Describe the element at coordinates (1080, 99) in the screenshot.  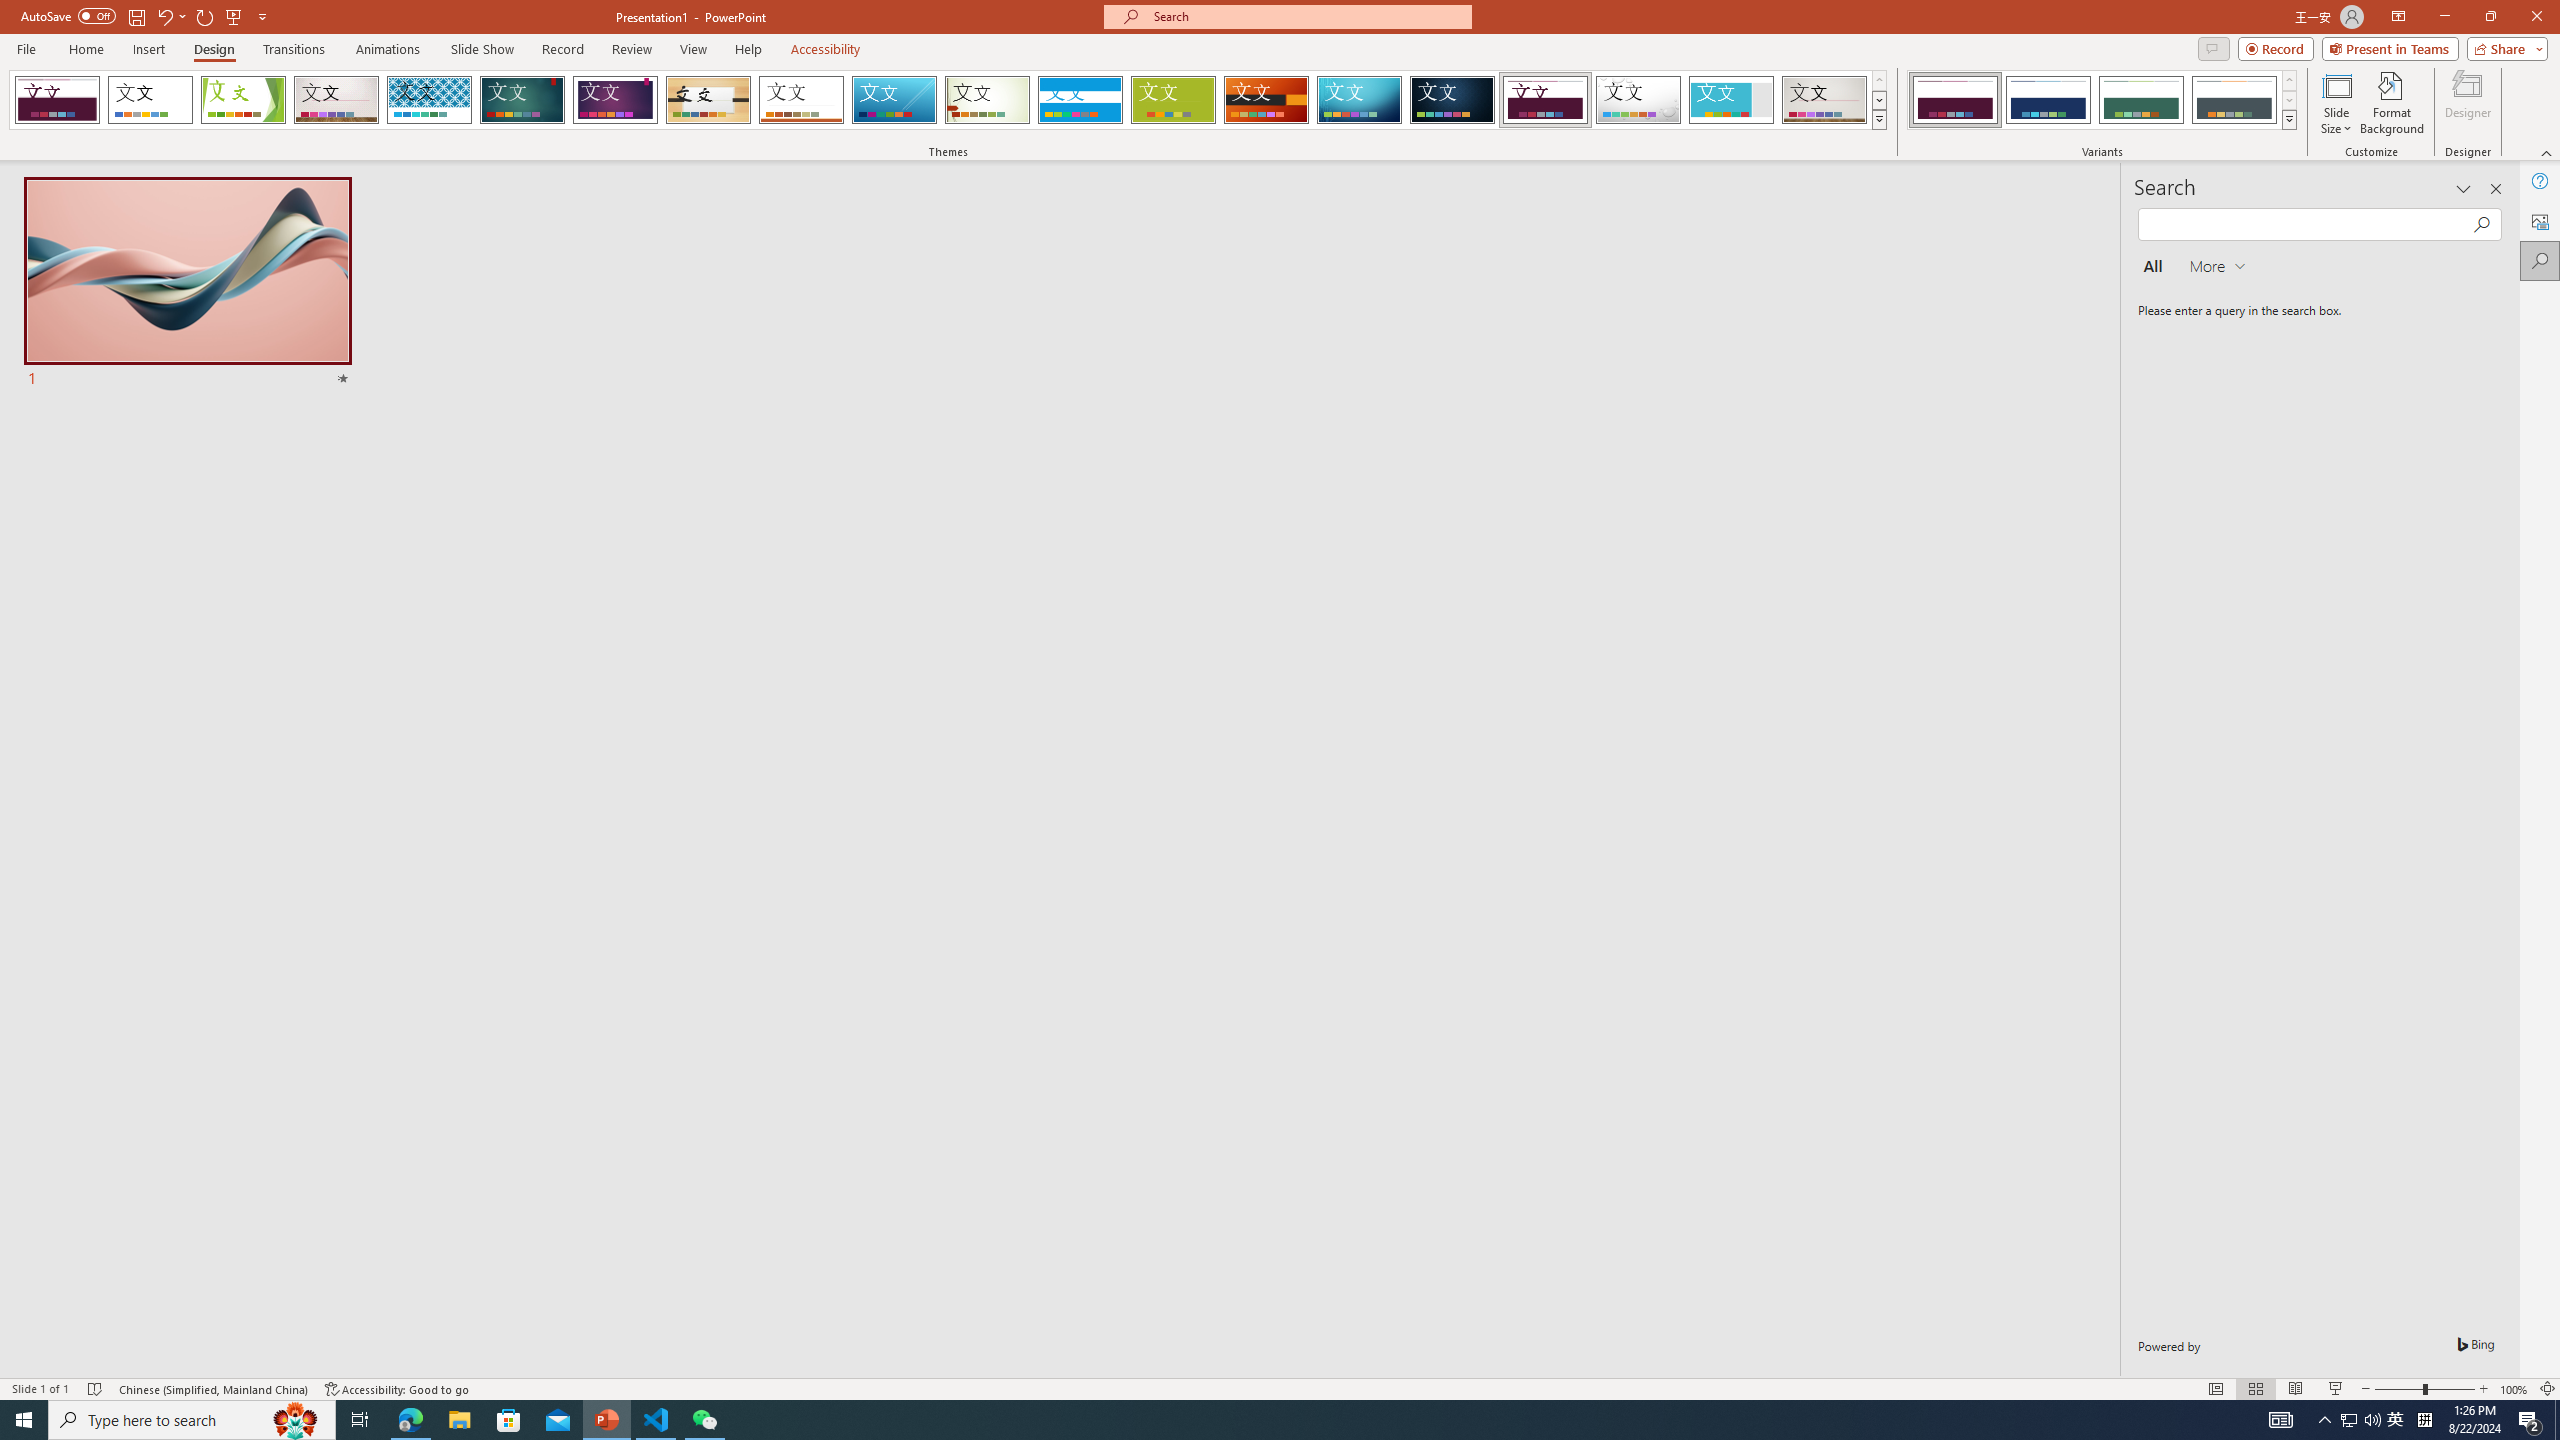
I see `'Banded'` at that location.